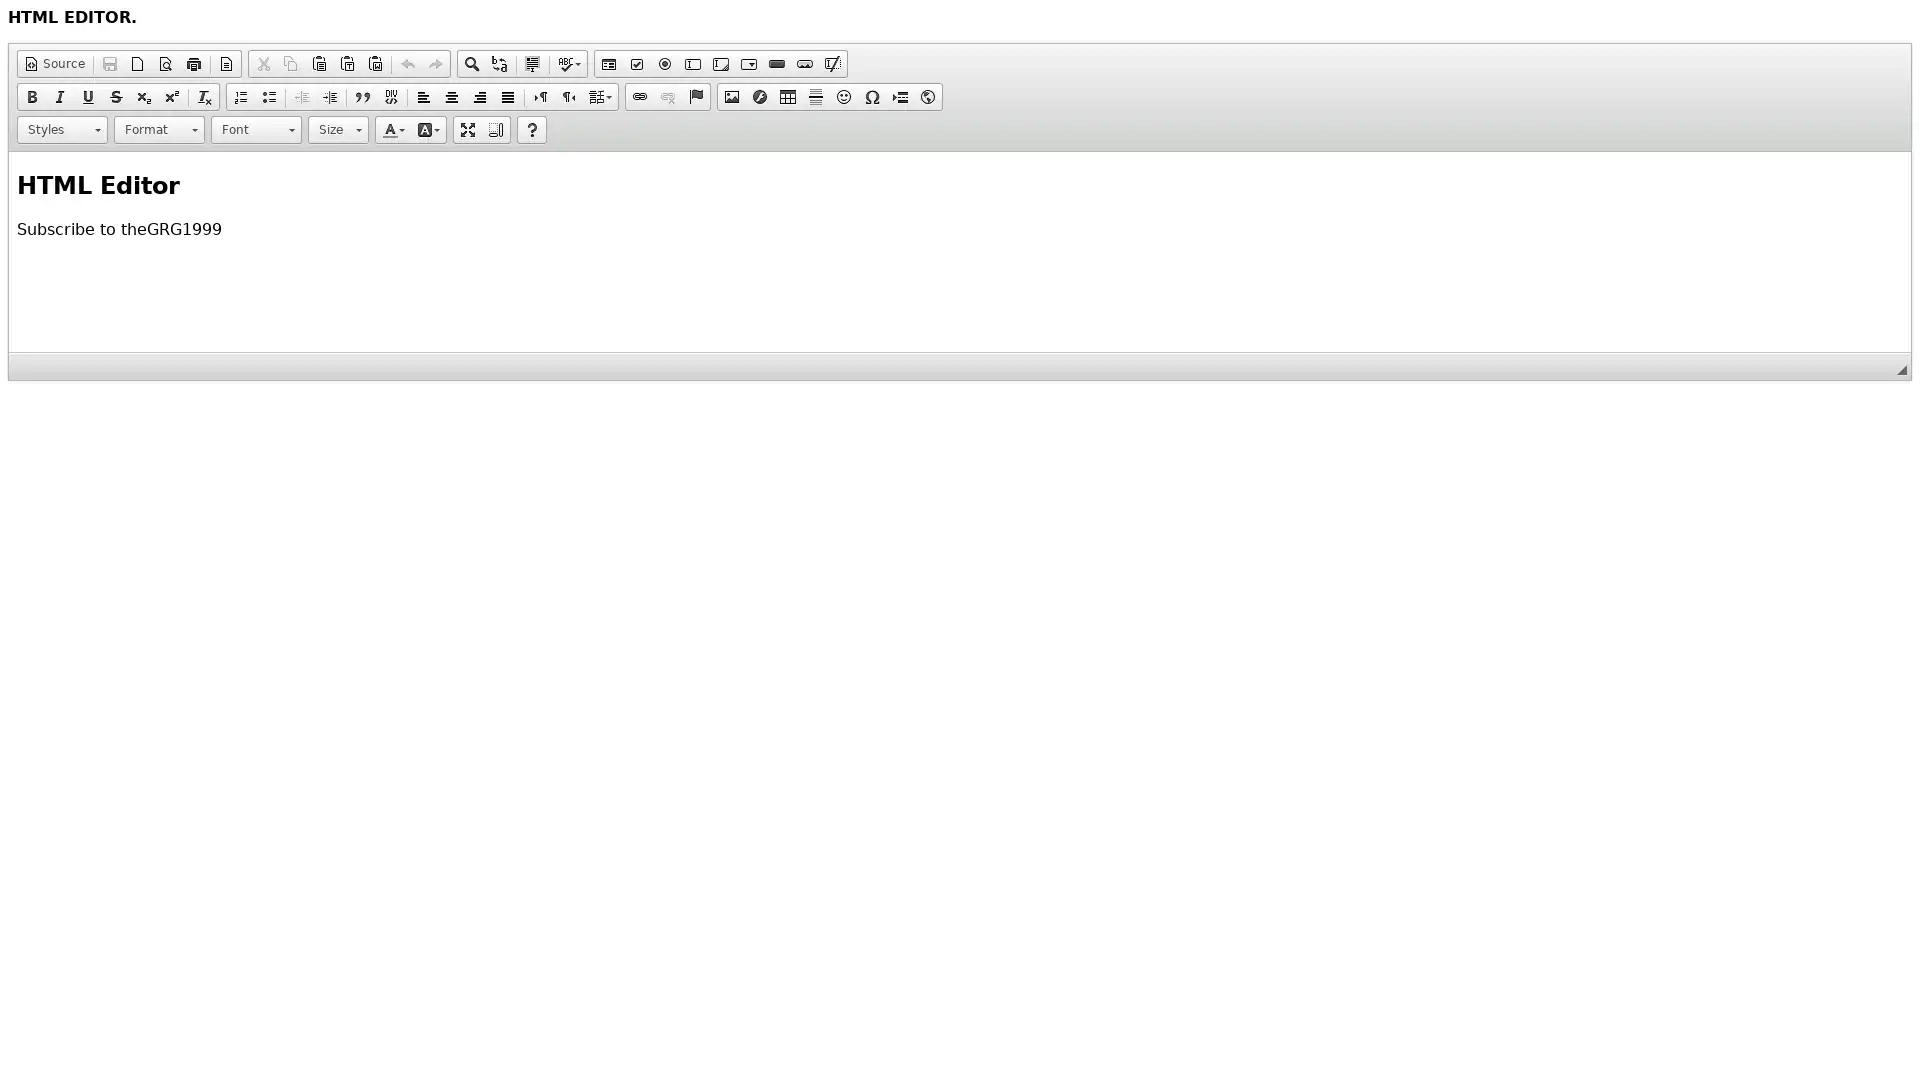 This screenshot has width=1920, height=1080. Describe the element at coordinates (390, 96) in the screenshot. I see `Create Div Container` at that location.